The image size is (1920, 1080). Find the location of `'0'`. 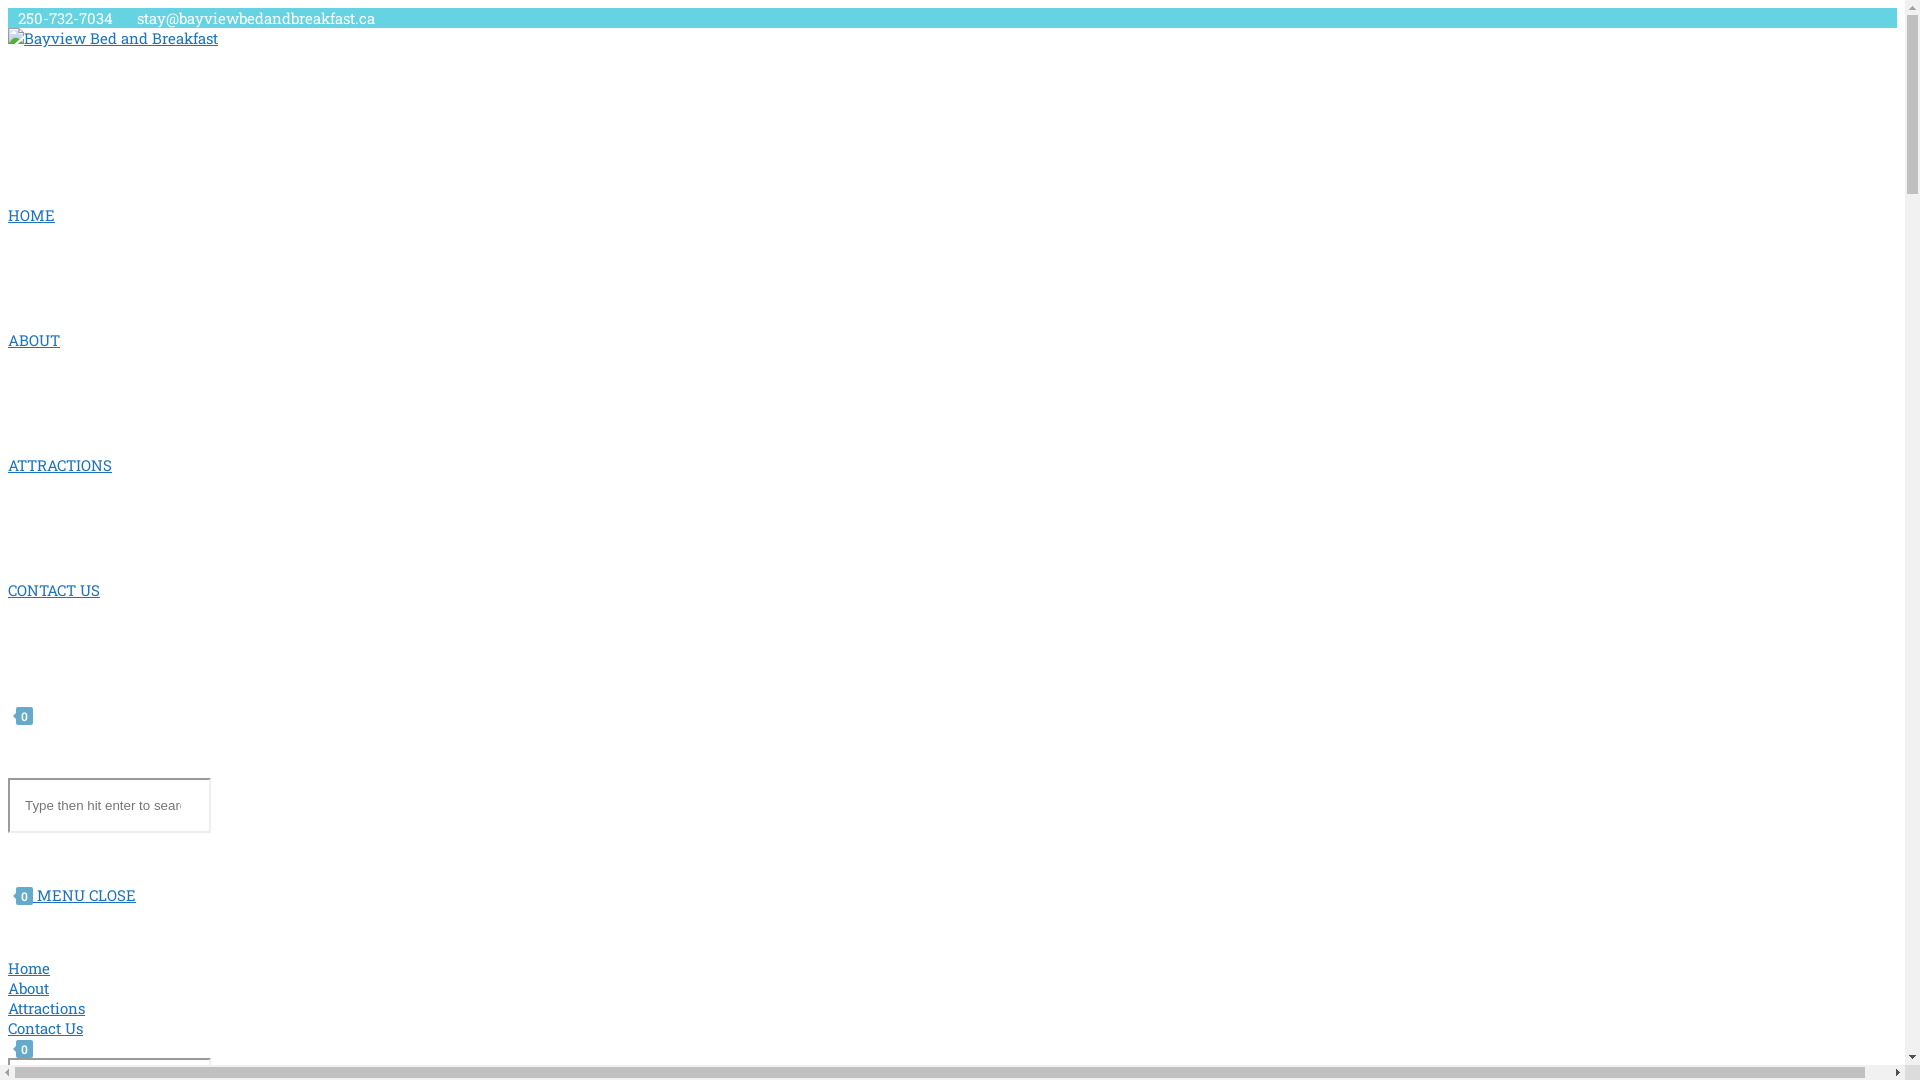

'0' is located at coordinates (20, 713).